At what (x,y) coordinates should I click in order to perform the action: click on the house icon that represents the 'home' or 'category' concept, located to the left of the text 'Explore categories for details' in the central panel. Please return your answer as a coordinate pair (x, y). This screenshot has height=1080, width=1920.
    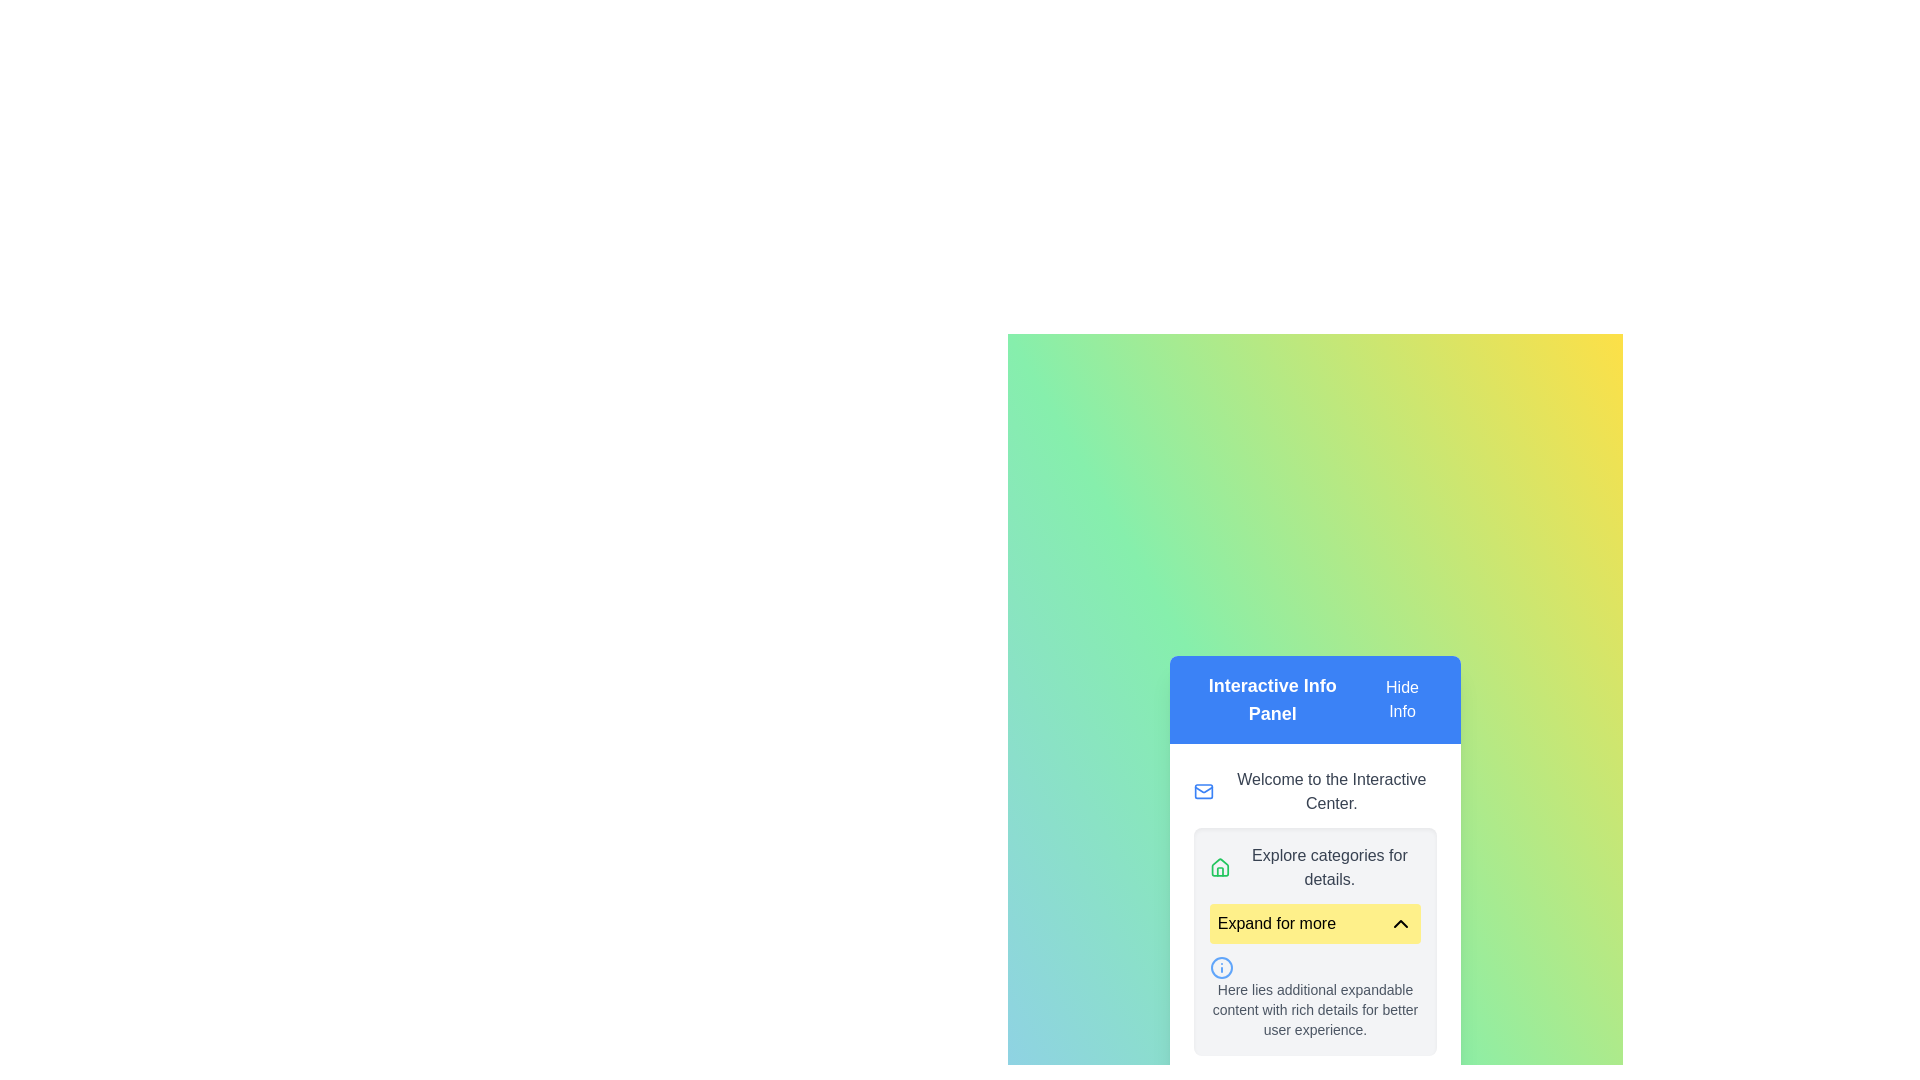
    Looking at the image, I should click on (1219, 866).